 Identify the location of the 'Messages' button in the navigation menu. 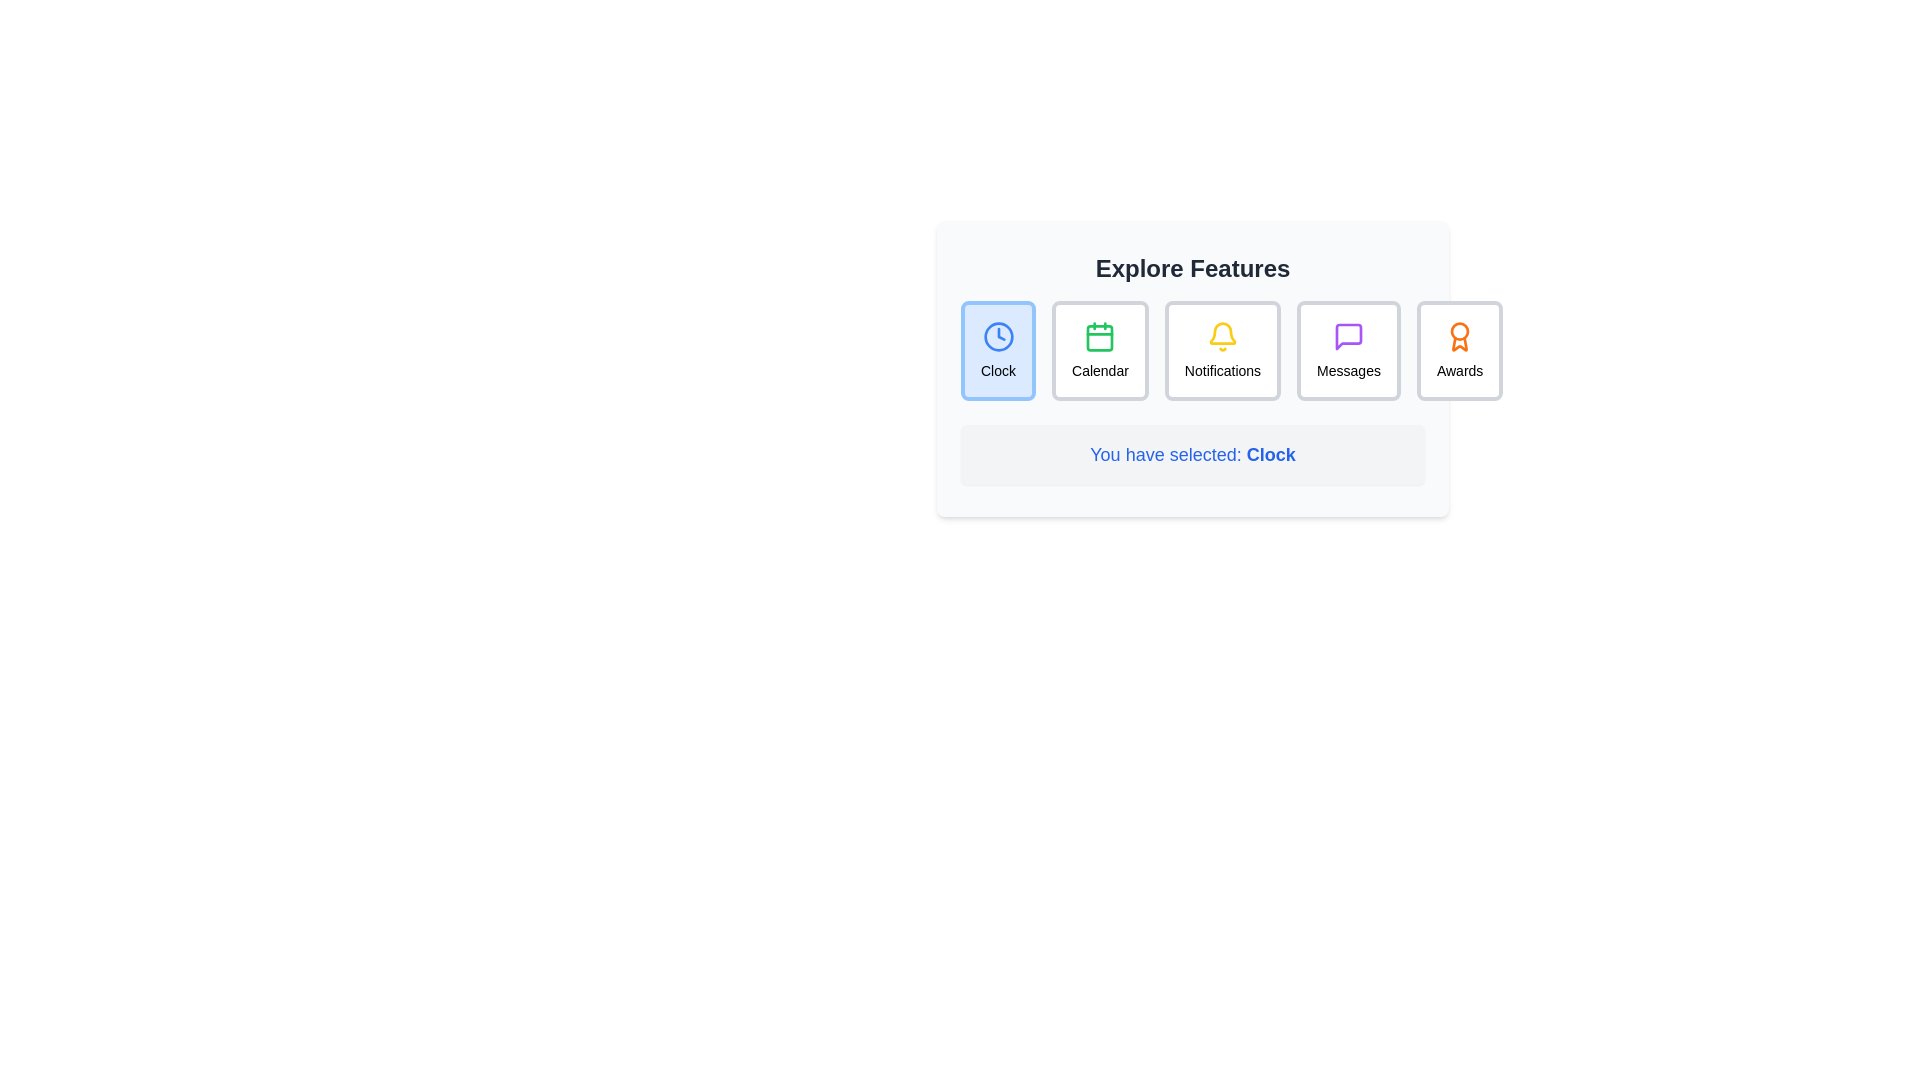
(1348, 350).